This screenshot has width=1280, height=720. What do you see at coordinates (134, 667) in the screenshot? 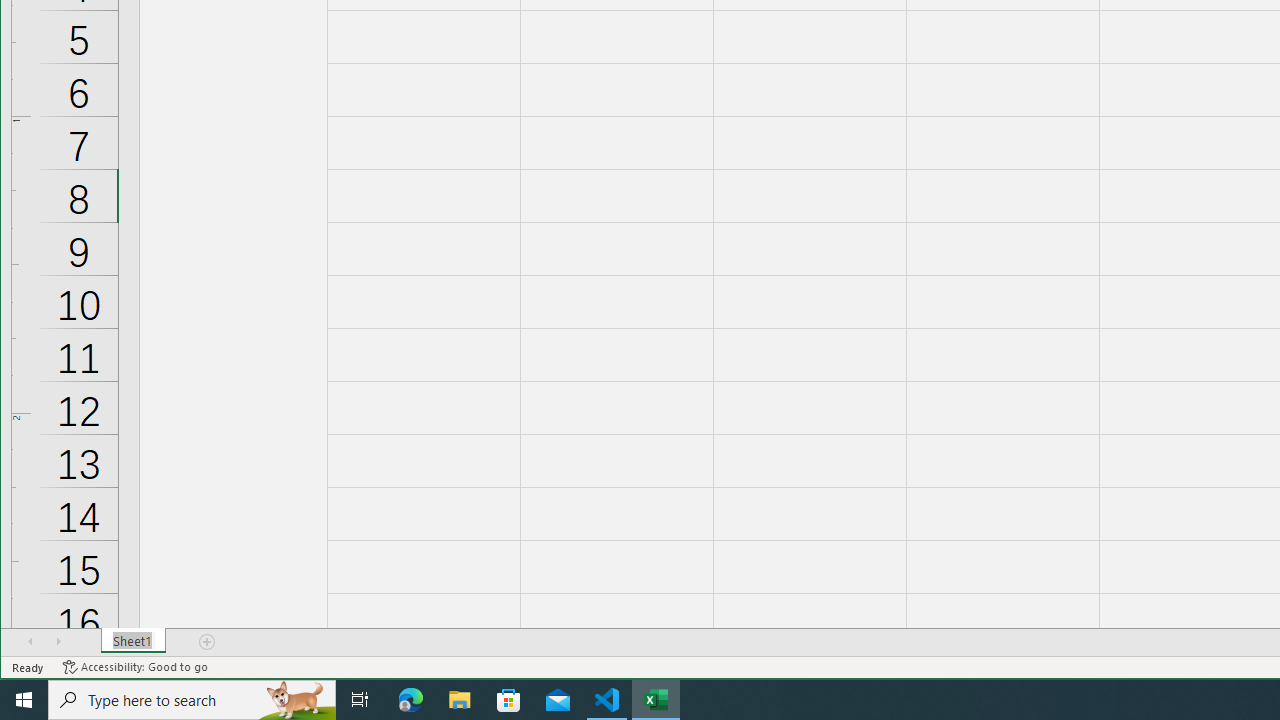
I see `'Accessibility Checker Accessibility: Good to go'` at bounding box center [134, 667].